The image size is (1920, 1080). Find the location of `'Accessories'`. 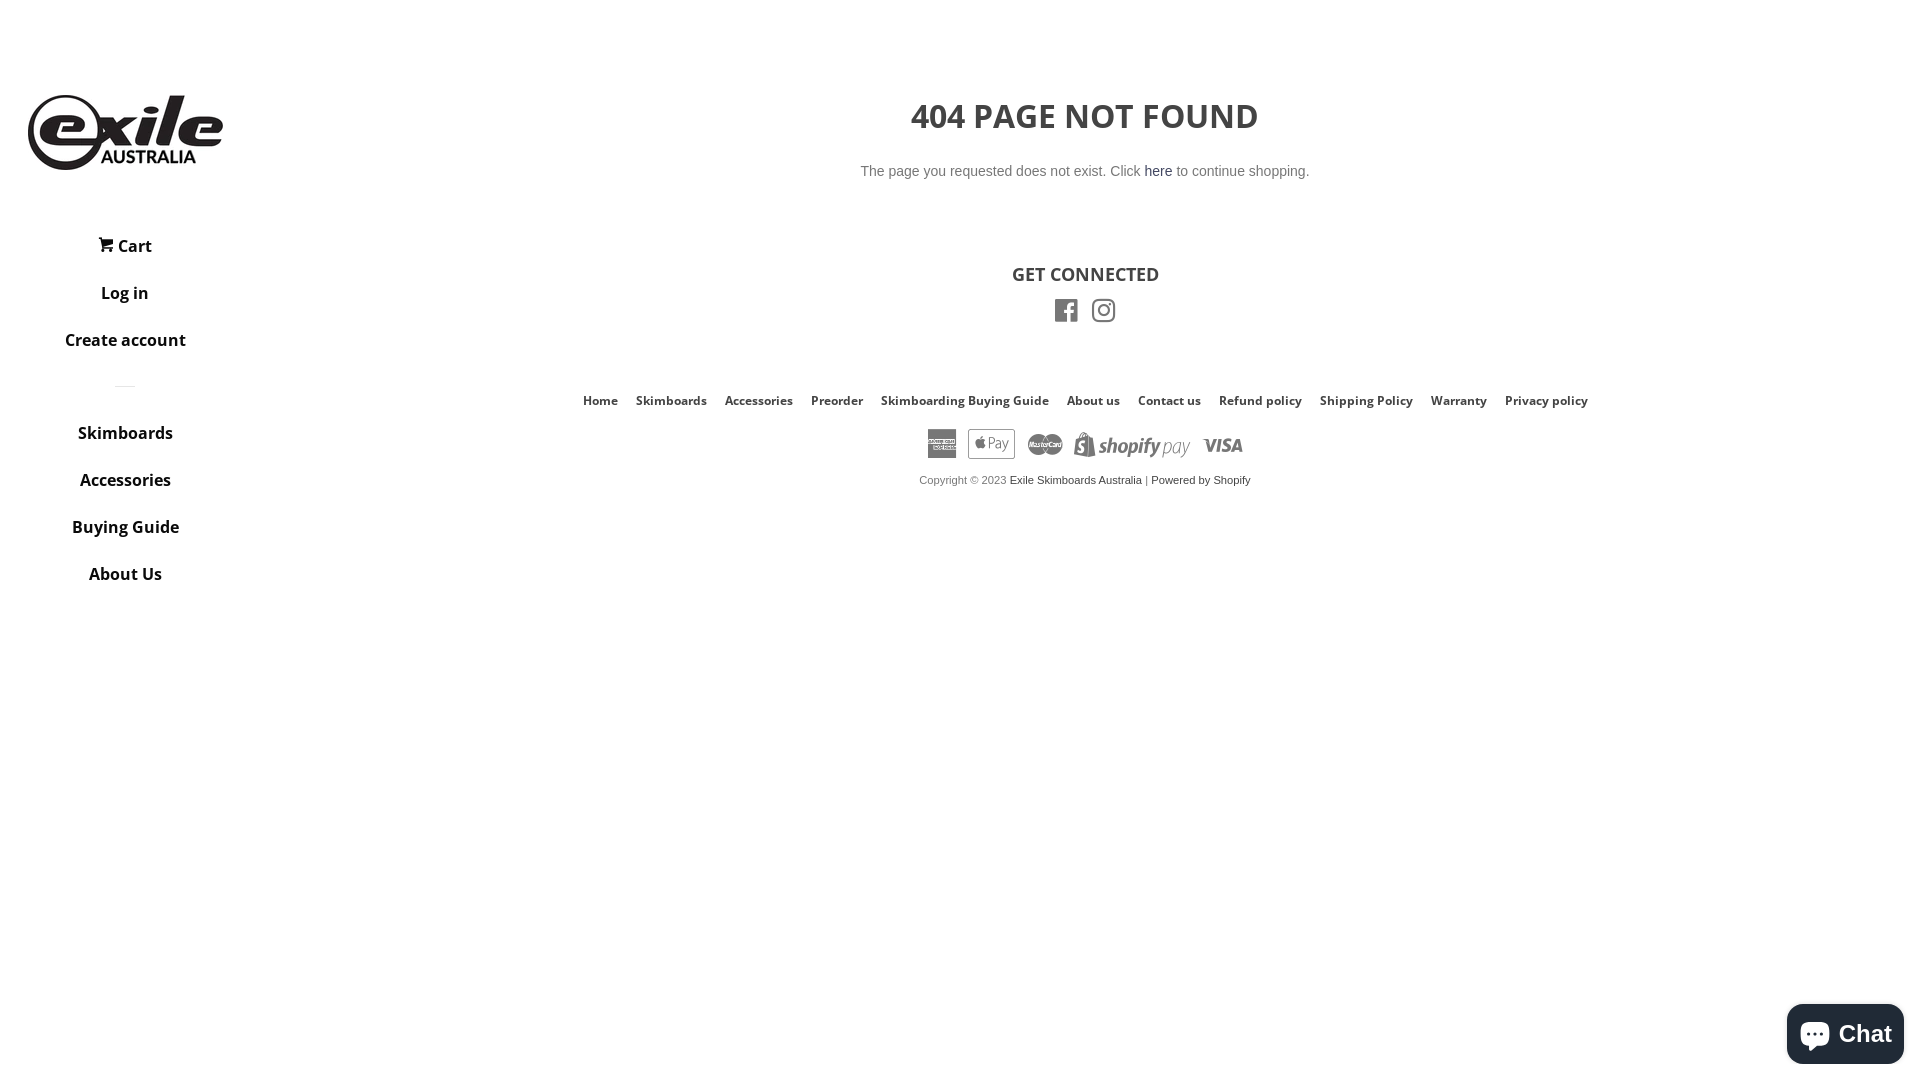

'Accessories' is located at coordinates (723, 400).